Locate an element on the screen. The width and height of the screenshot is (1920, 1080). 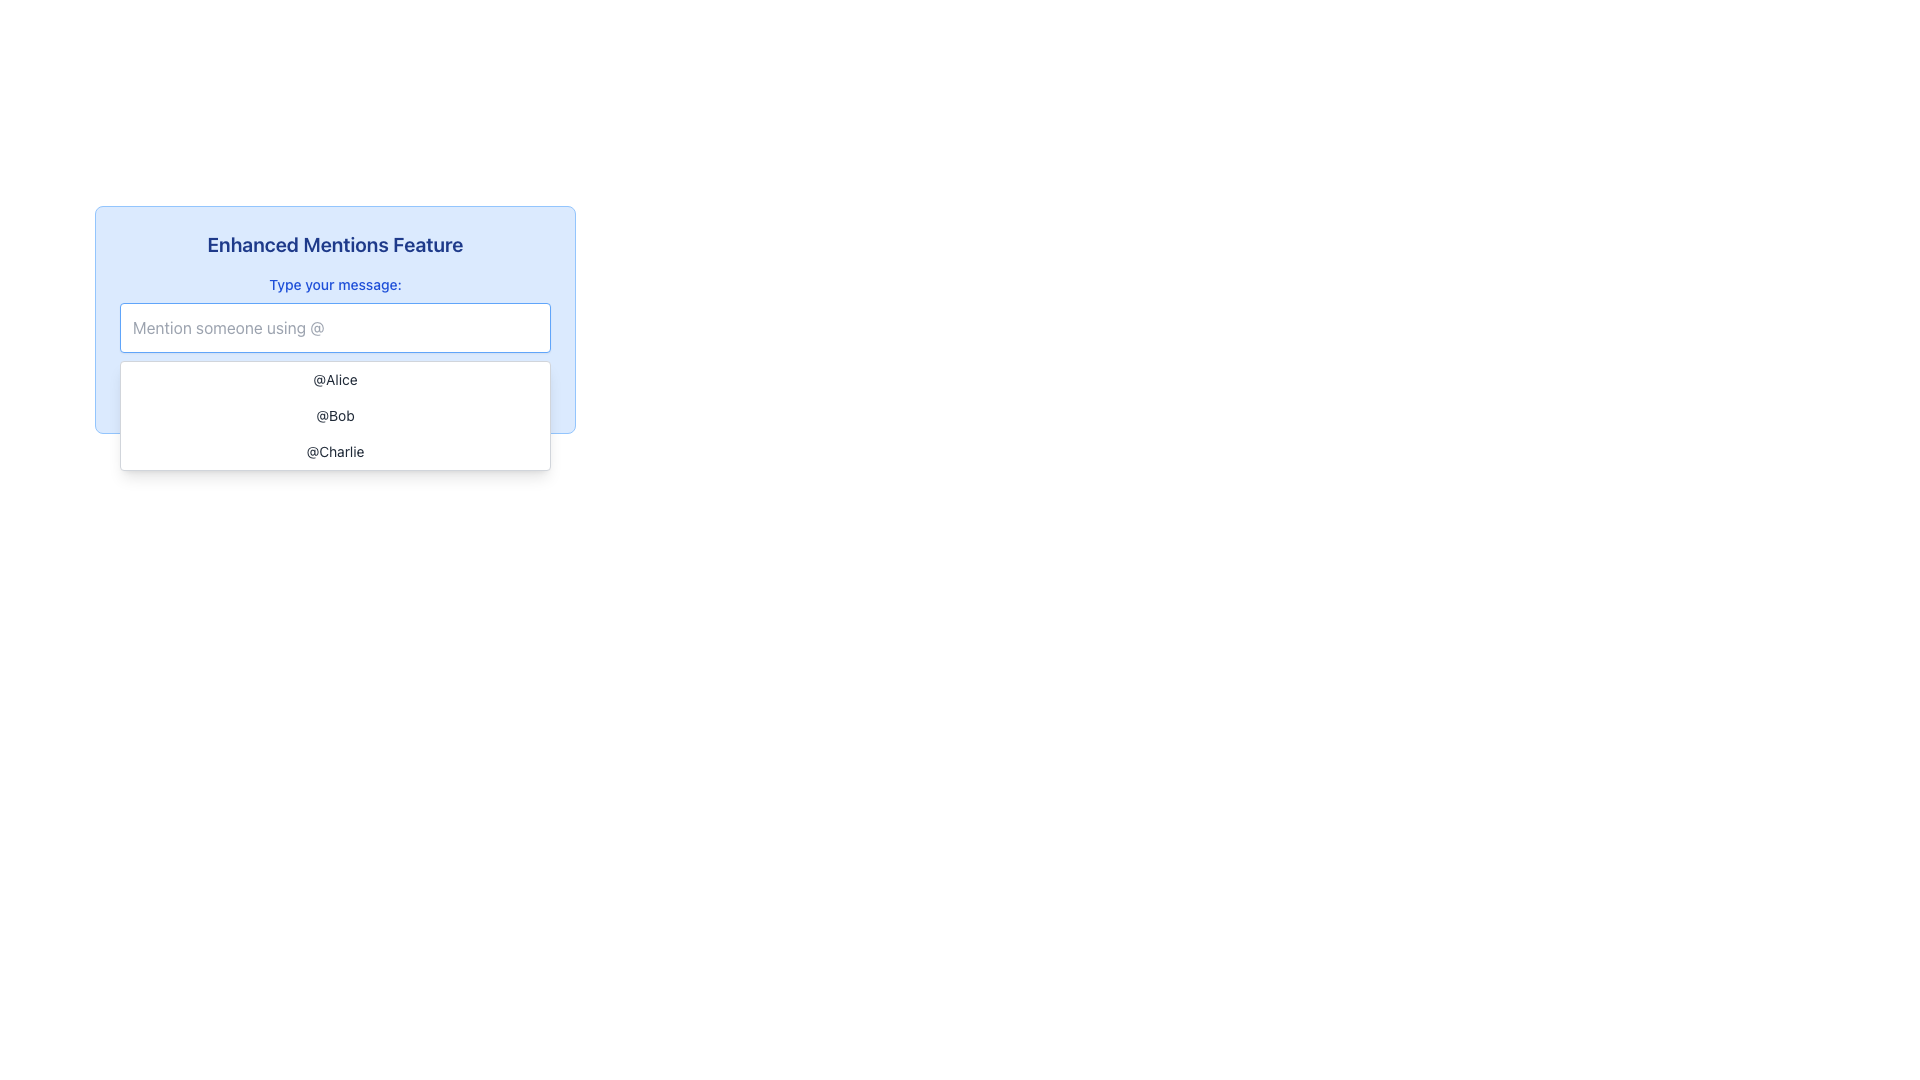
the selectable text option displaying '@Bob', which is the second item in the dropdown list of the 'Enhanced Mentions Feature' is located at coordinates (335, 415).